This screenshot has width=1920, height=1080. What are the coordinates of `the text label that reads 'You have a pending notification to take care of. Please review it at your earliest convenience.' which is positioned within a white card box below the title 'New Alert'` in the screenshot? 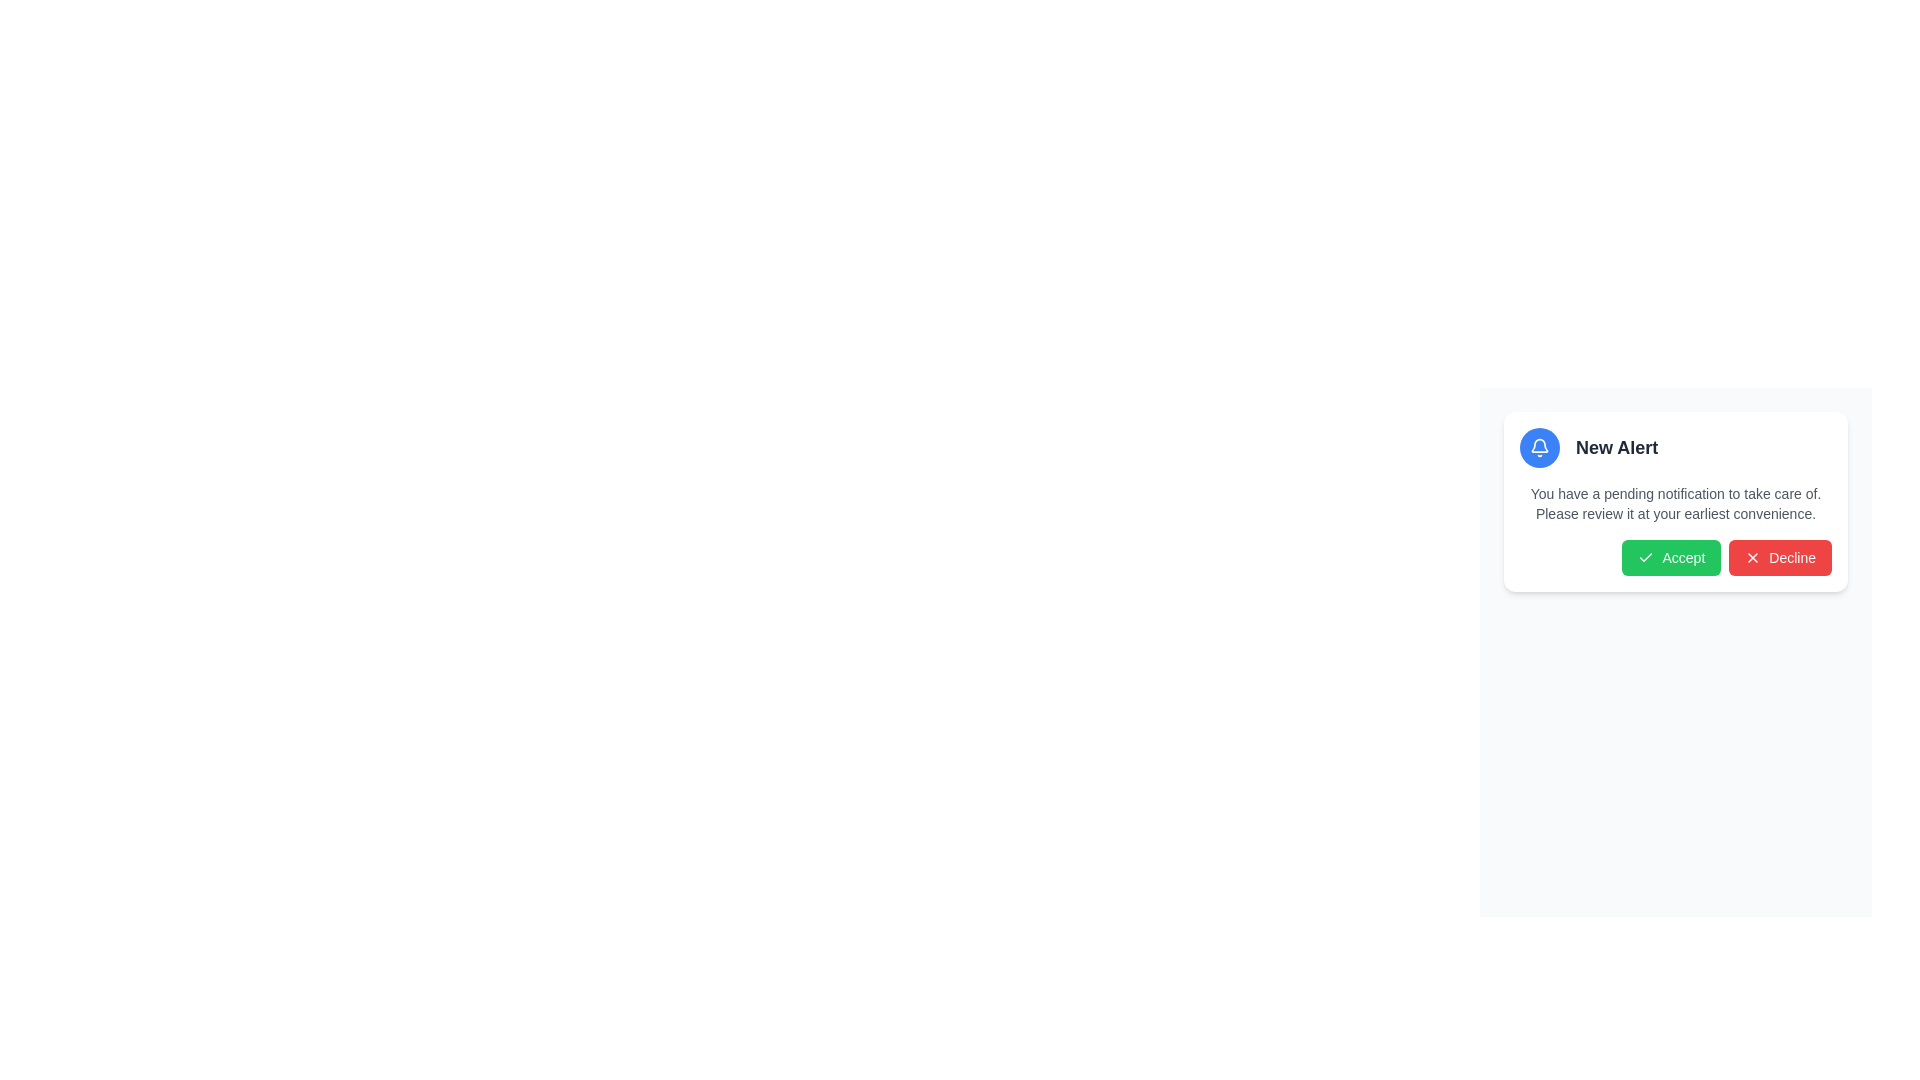 It's located at (1675, 503).